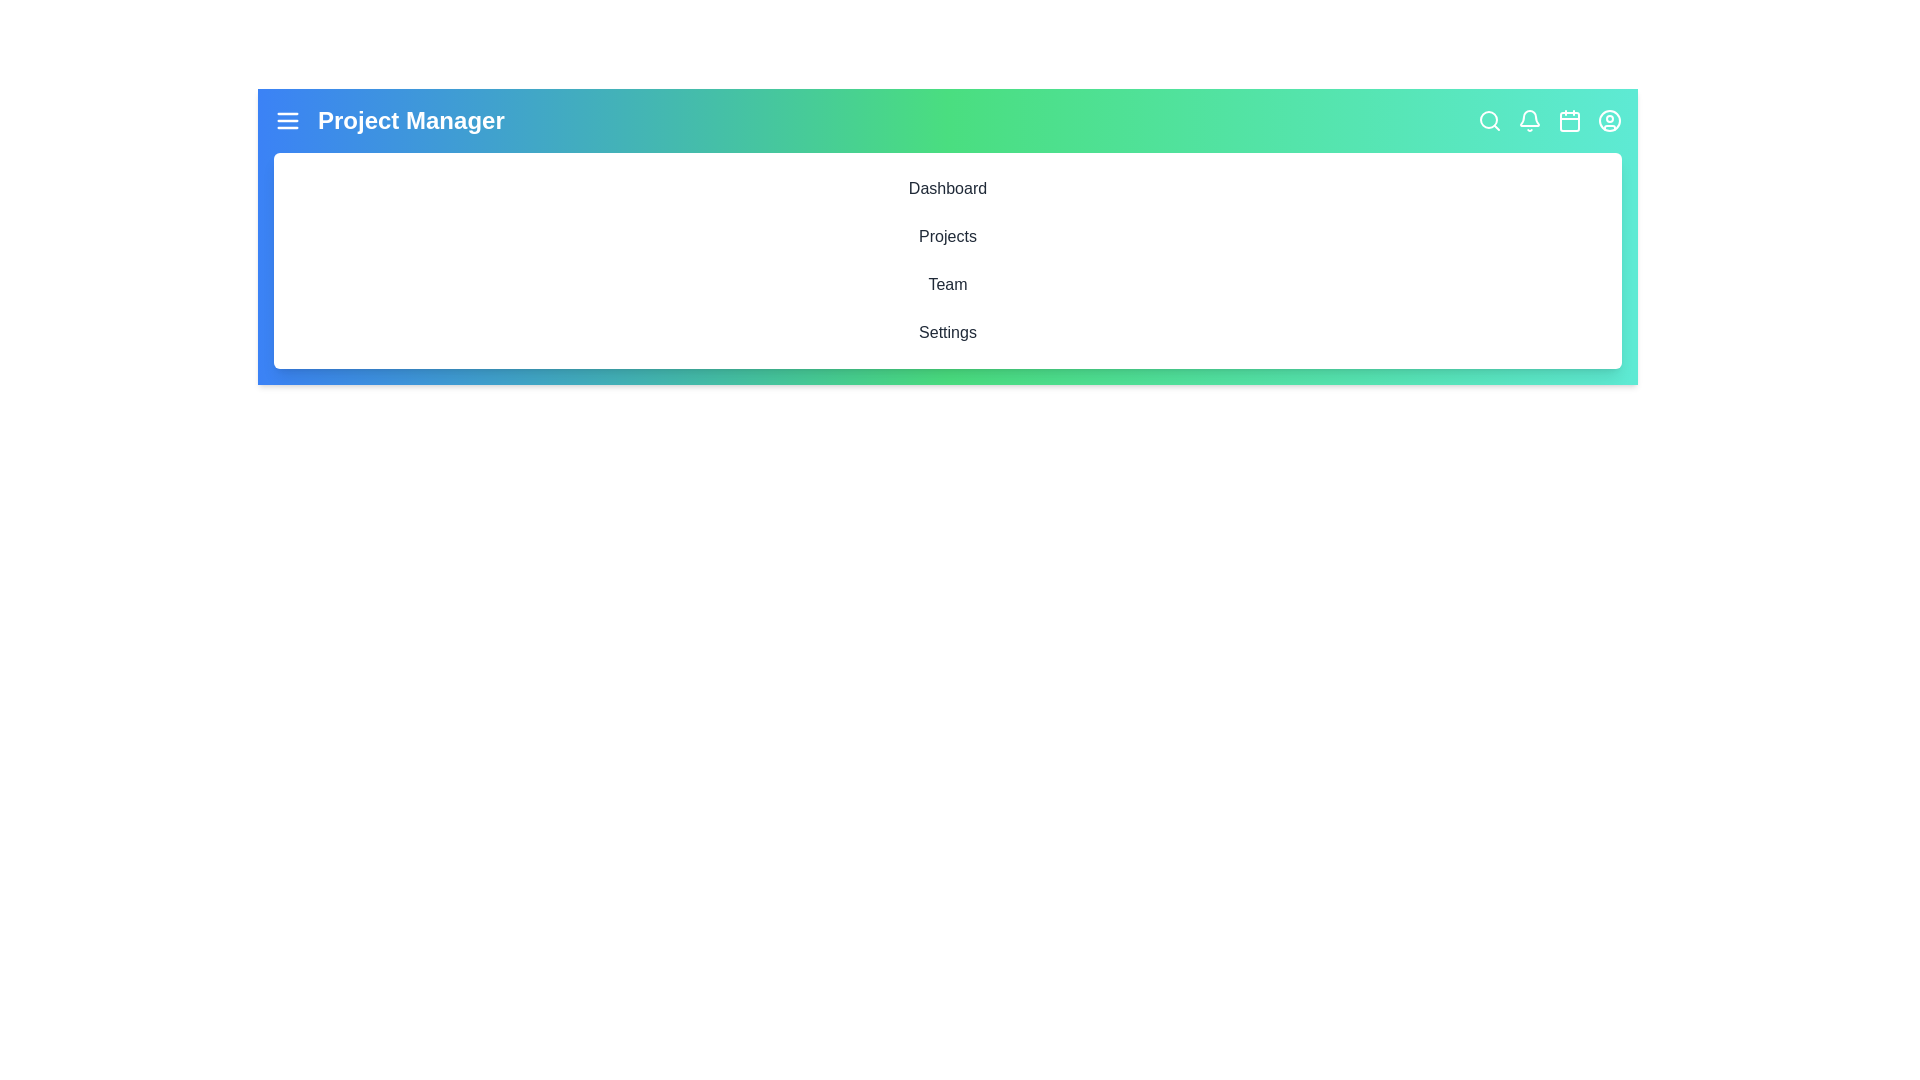 The width and height of the screenshot is (1920, 1080). What do you see at coordinates (410, 120) in the screenshot?
I see `the text element Project Manager in the AppBar` at bounding box center [410, 120].